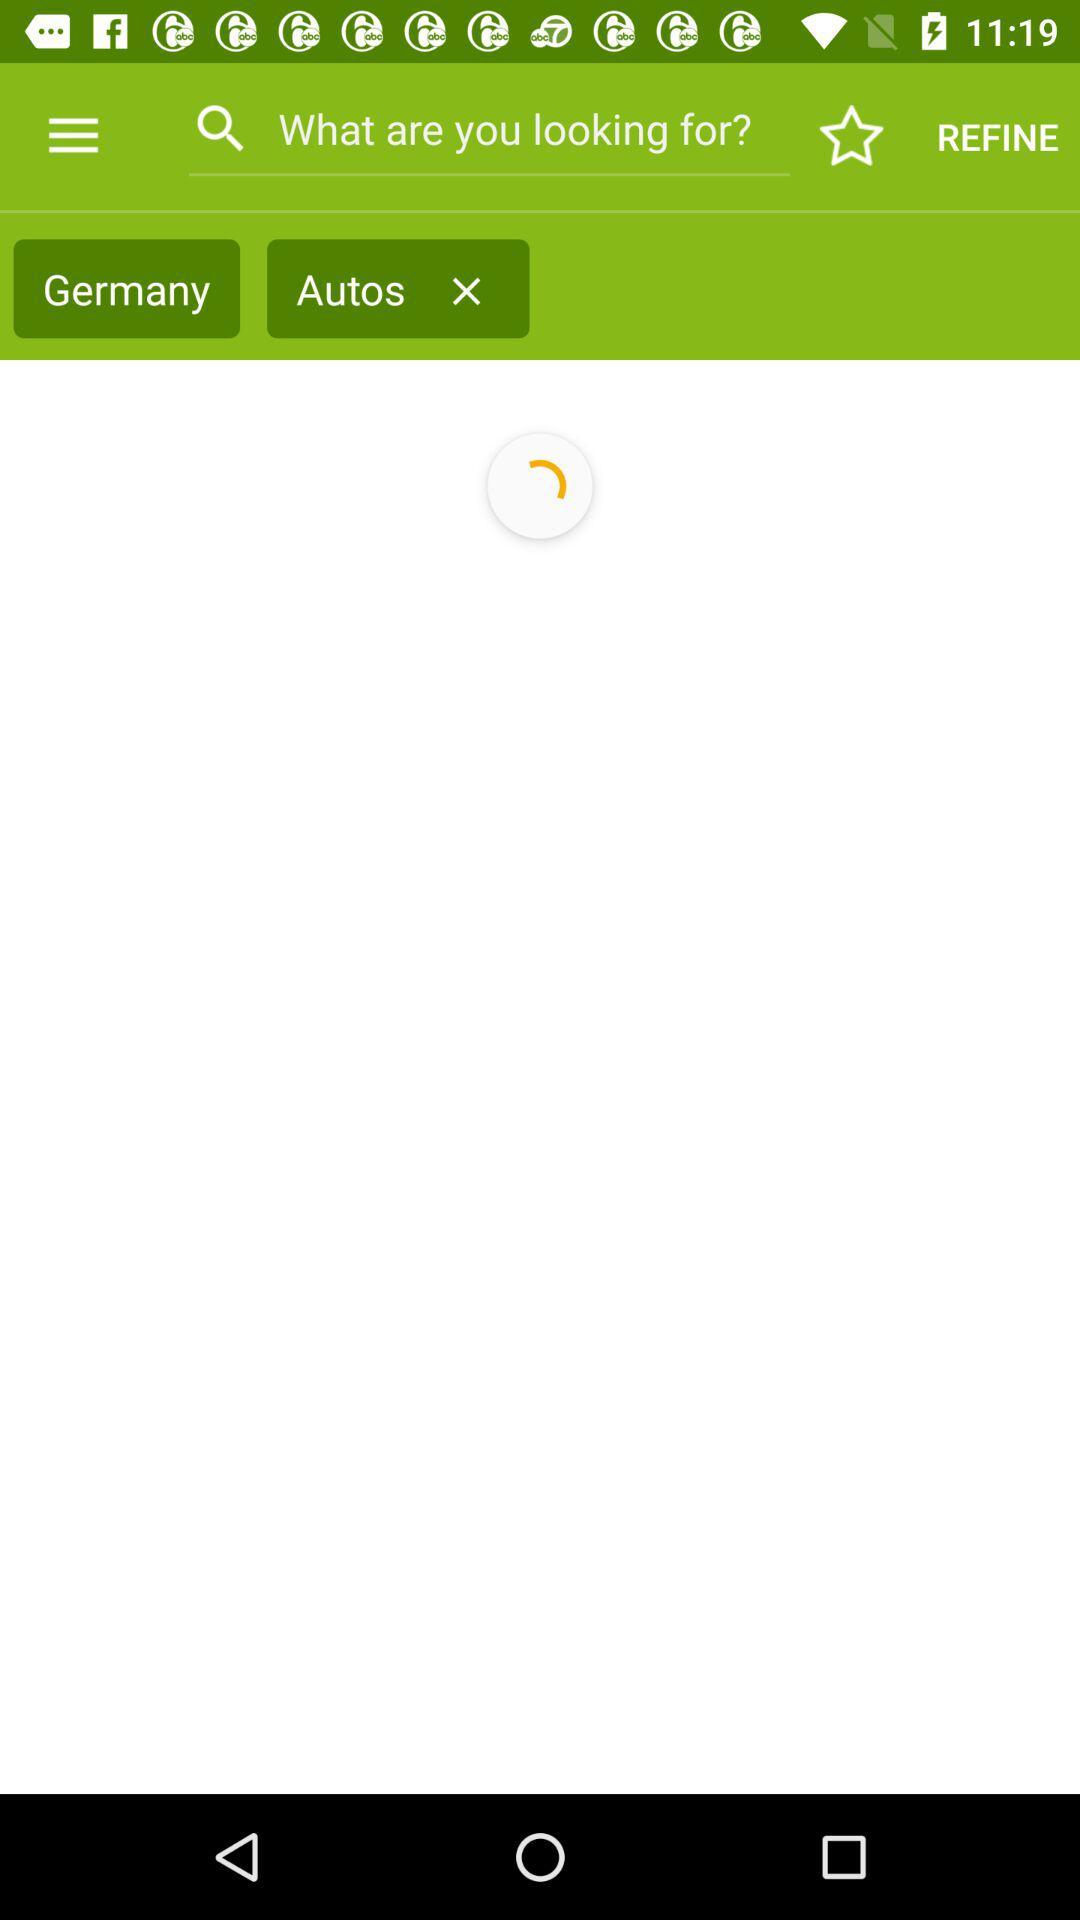  What do you see at coordinates (72, 135) in the screenshot?
I see `item to the left of the what are you` at bounding box center [72, 135].